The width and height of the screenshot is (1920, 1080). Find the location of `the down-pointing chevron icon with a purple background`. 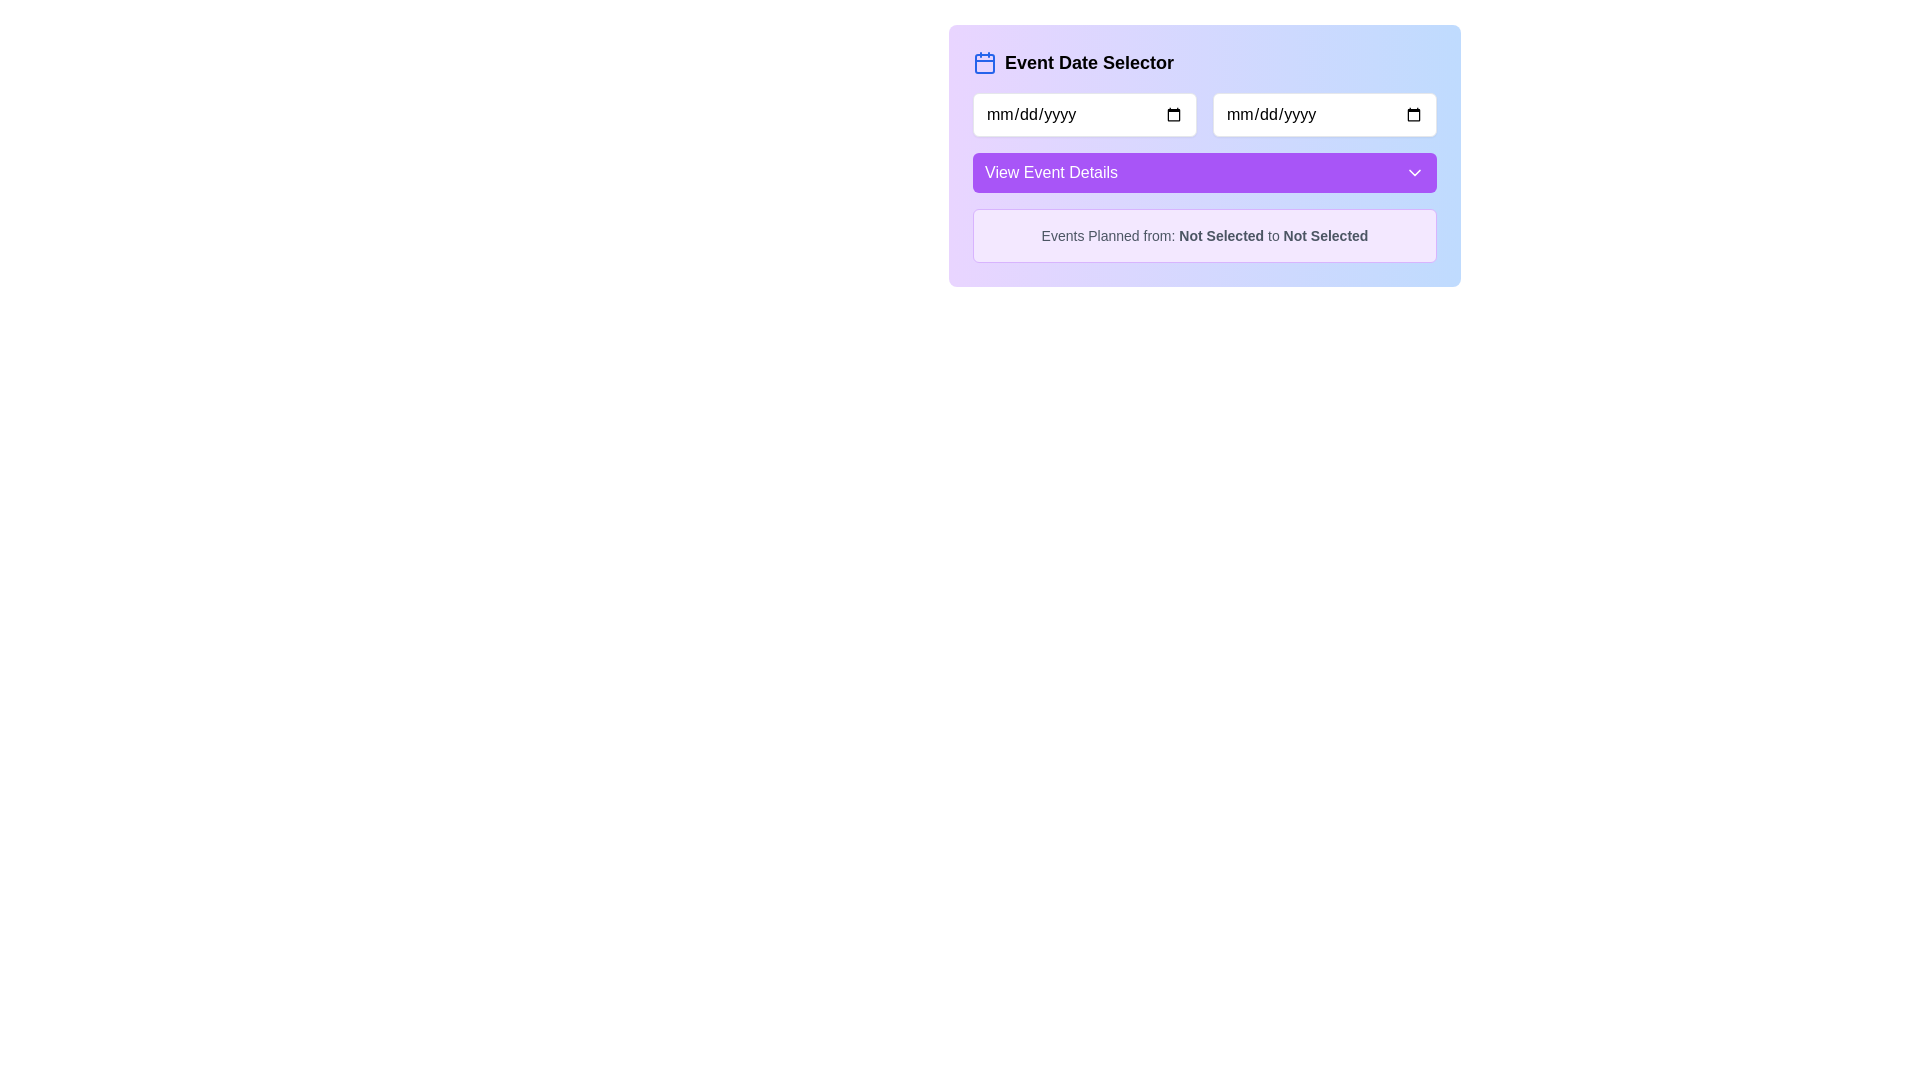

the down-pointing chevron icon with a purple background is located at coordinates (1414, 172).